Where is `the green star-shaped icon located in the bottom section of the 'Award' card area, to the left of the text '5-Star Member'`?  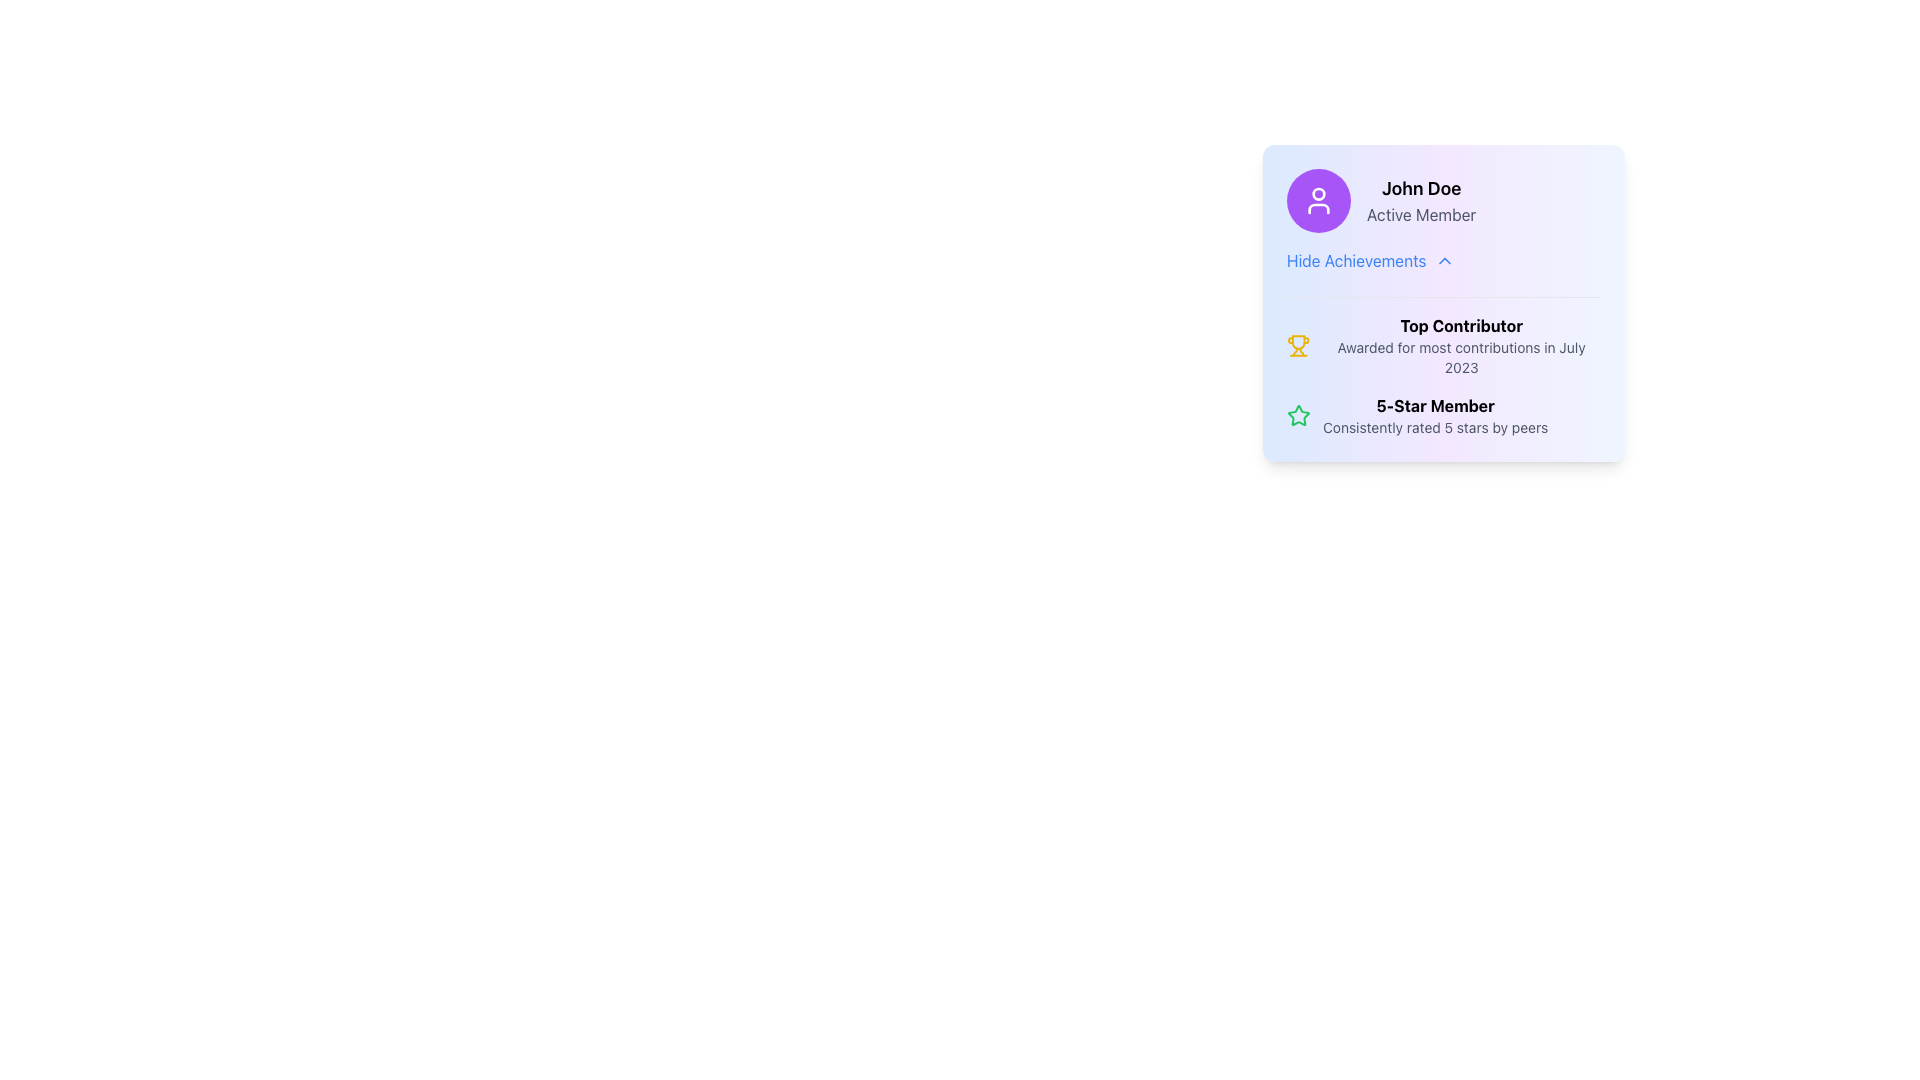 the green star-shaped icon located in the bottom section of the 'Award' card area, to the left of the text '5-Star Member' is located at coordinates (1299, 415).